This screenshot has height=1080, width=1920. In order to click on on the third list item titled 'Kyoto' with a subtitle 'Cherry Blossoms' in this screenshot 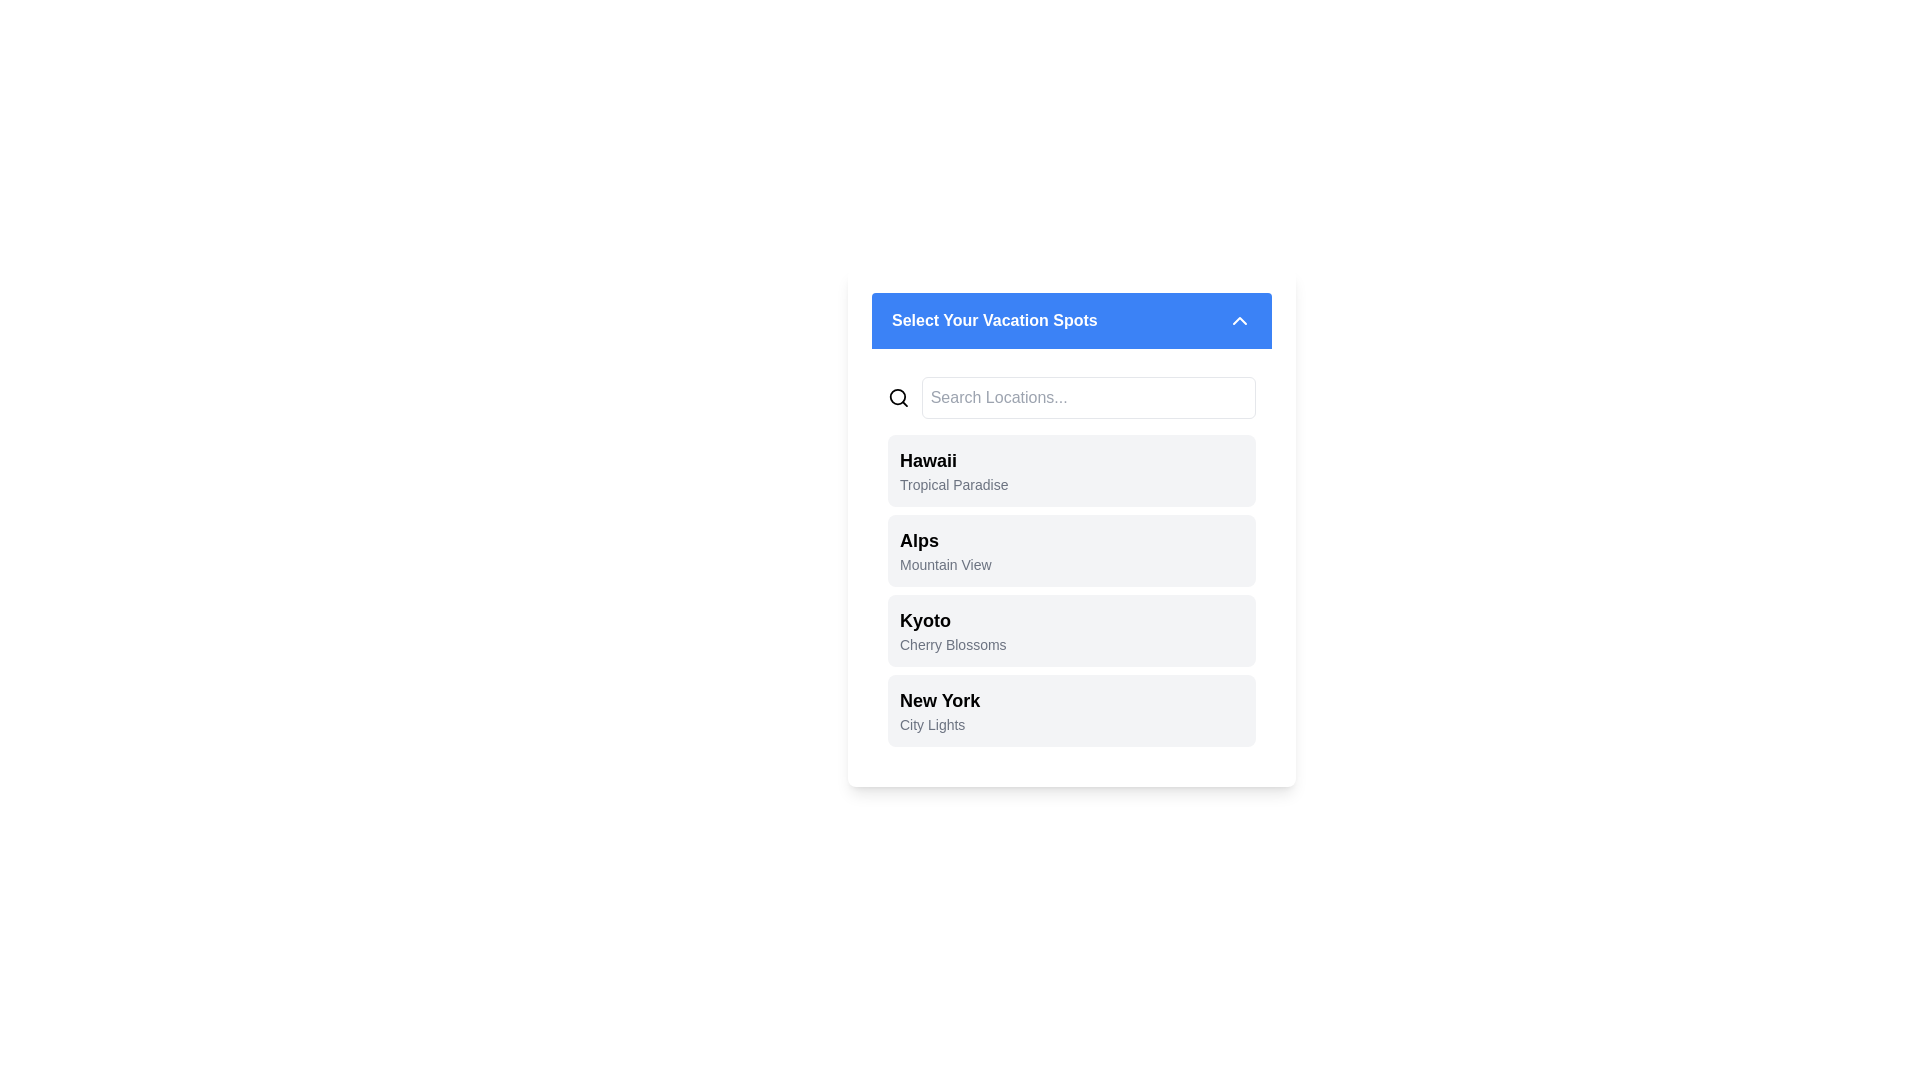, I will do `click(952, 631)`.